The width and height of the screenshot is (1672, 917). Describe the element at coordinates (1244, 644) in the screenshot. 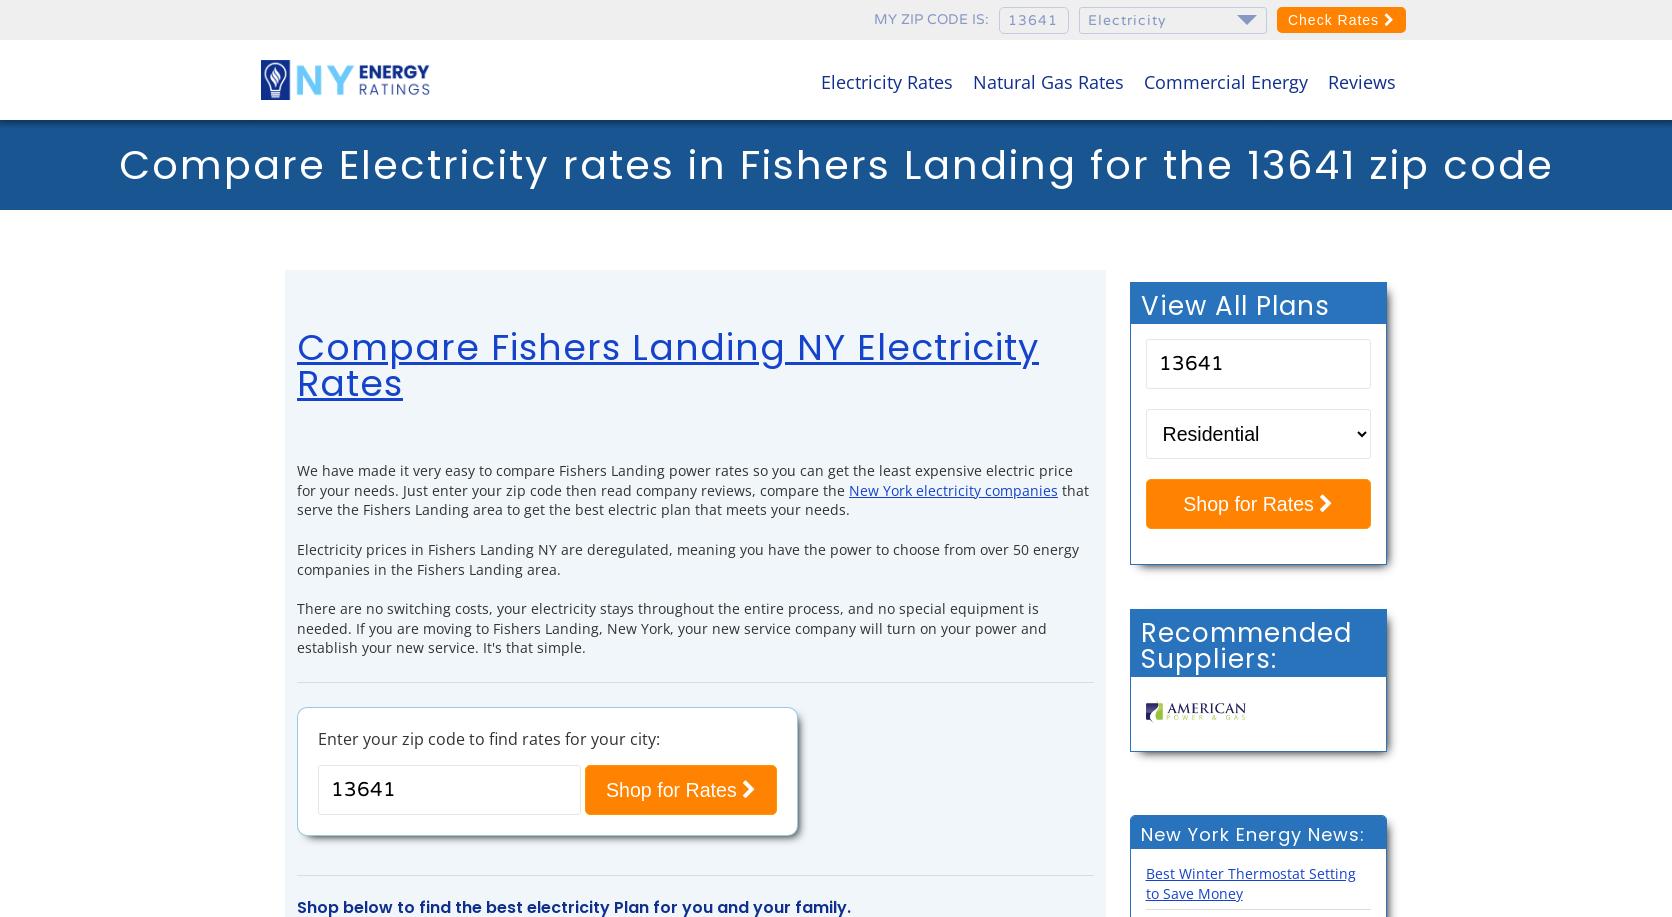

I see `'Recommended Suppliers:'` at that location.